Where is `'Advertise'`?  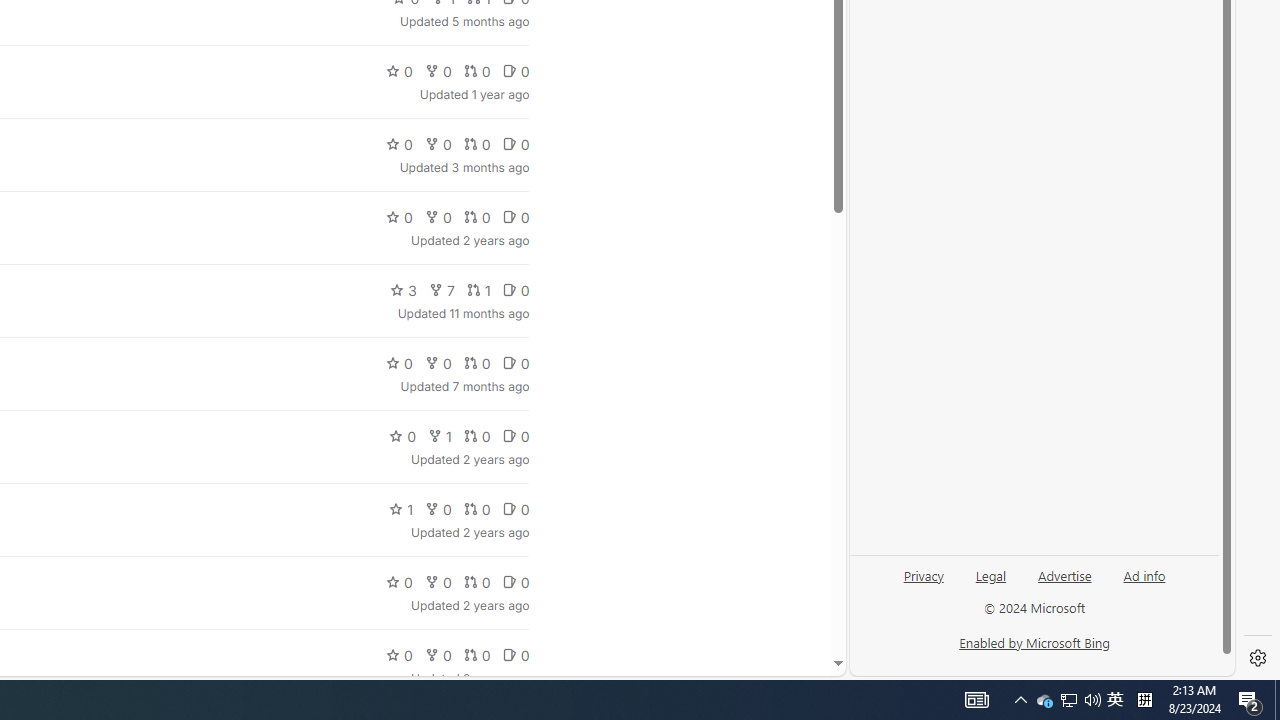 'Advertise' is located at coordinates (1063, 574).